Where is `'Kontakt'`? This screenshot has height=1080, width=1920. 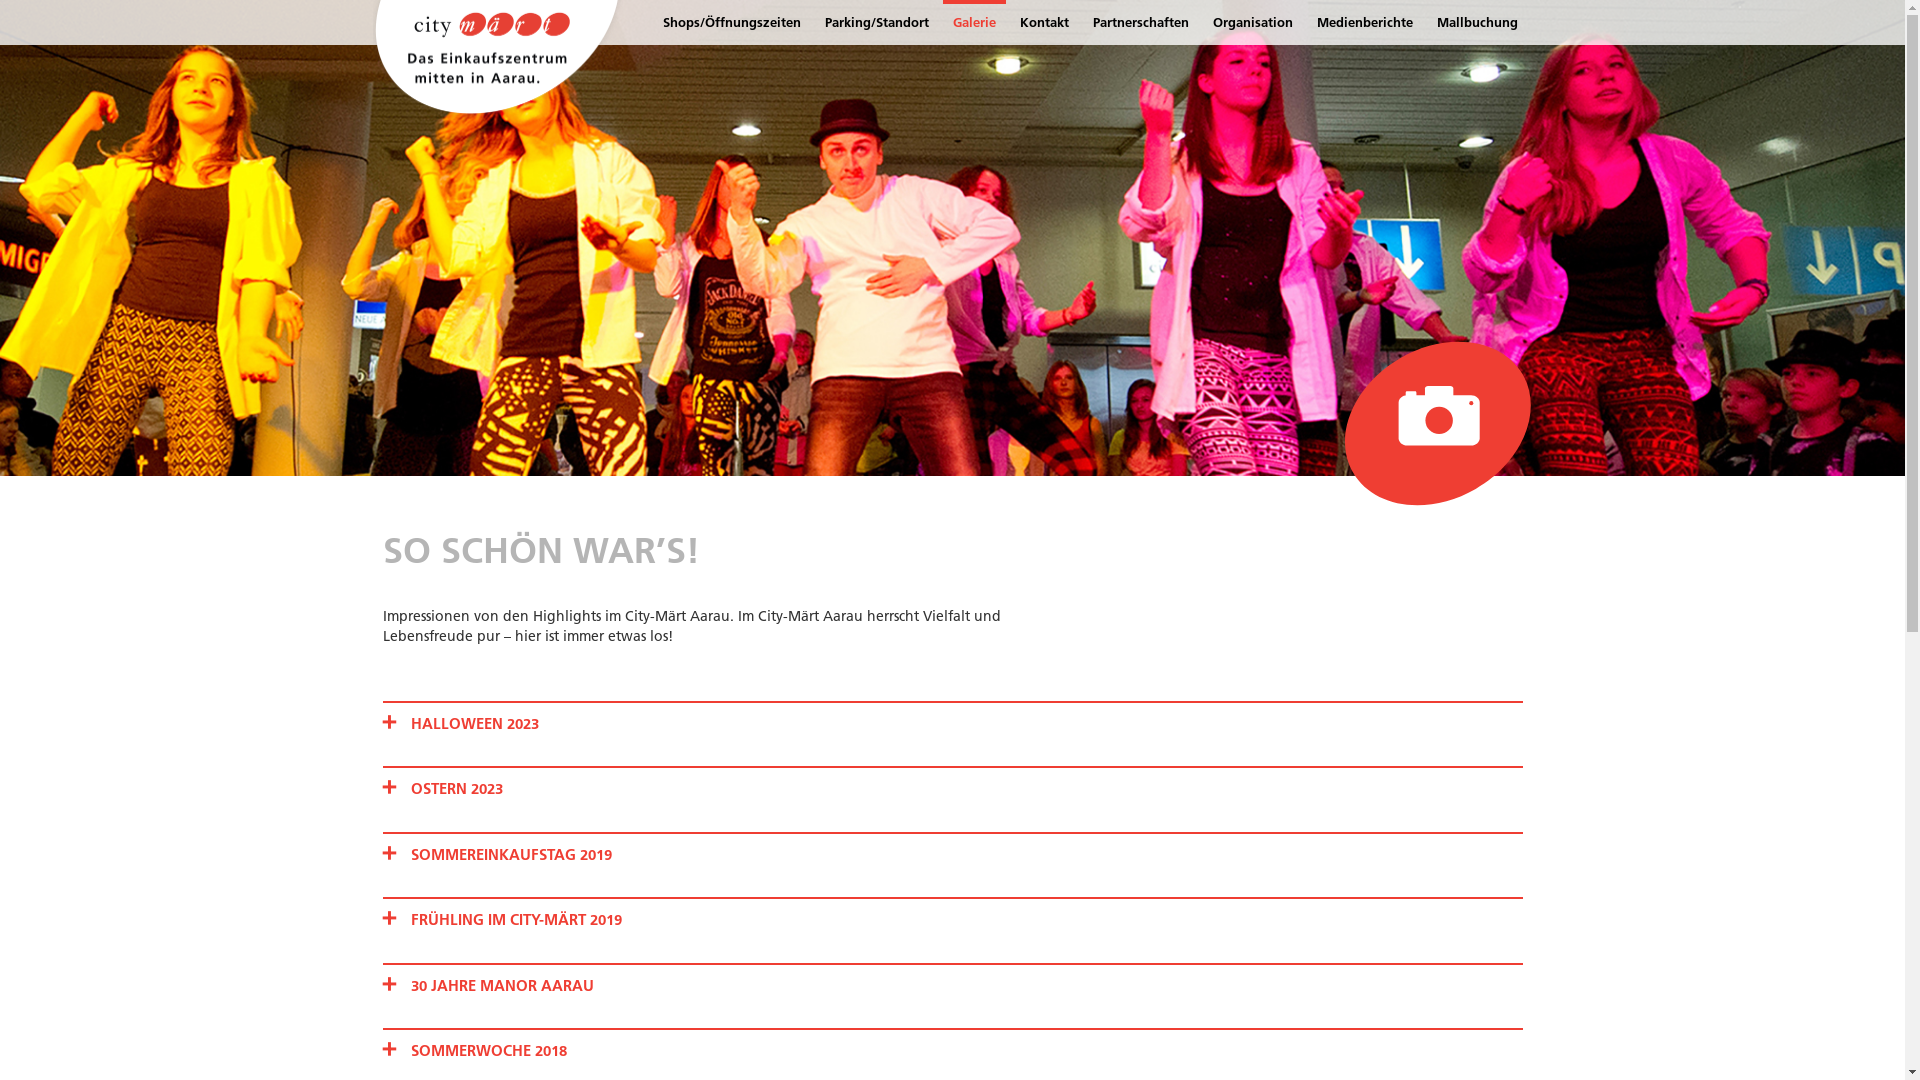
'Kontakt' is located at coordinates (1043, 22).